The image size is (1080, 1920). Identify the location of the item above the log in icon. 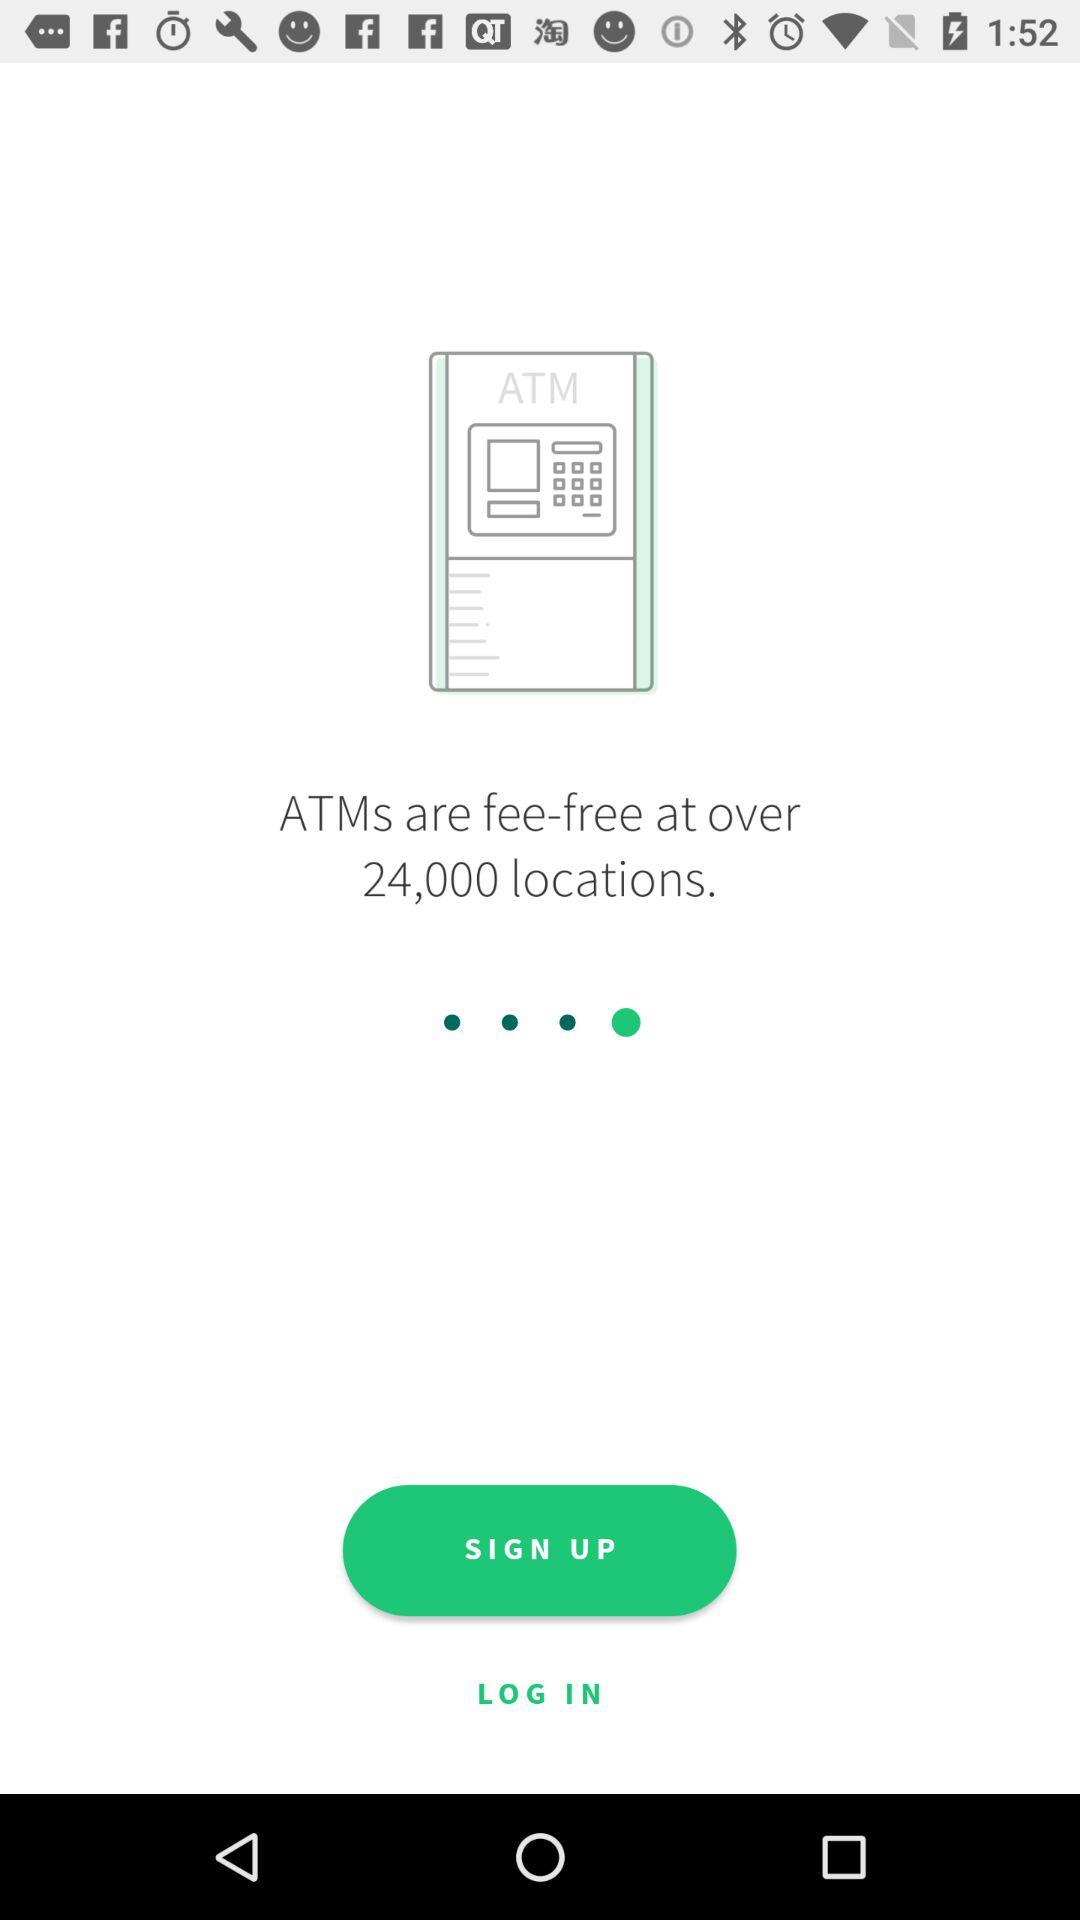
(538, 1549).